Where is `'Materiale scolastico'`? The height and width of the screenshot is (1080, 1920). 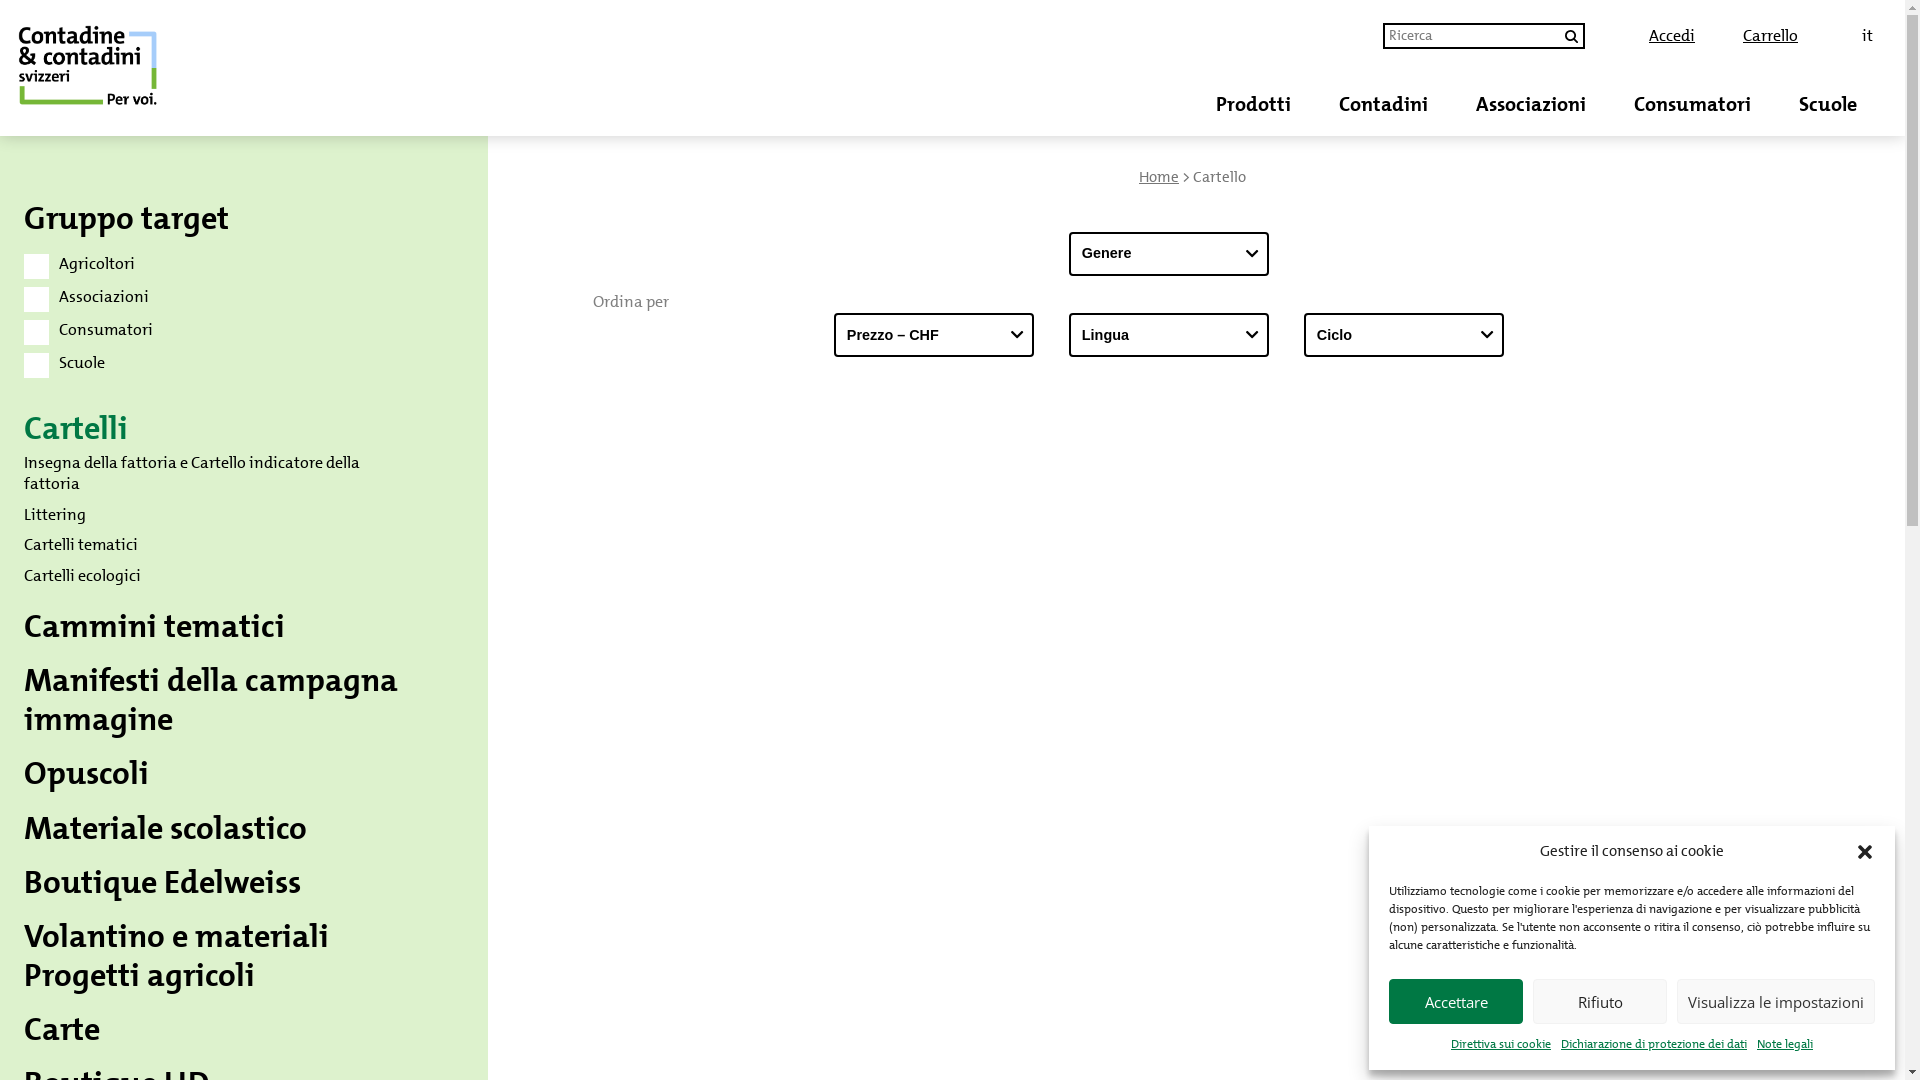
'Materiale scolastico' is located at coordinates (165, 828).